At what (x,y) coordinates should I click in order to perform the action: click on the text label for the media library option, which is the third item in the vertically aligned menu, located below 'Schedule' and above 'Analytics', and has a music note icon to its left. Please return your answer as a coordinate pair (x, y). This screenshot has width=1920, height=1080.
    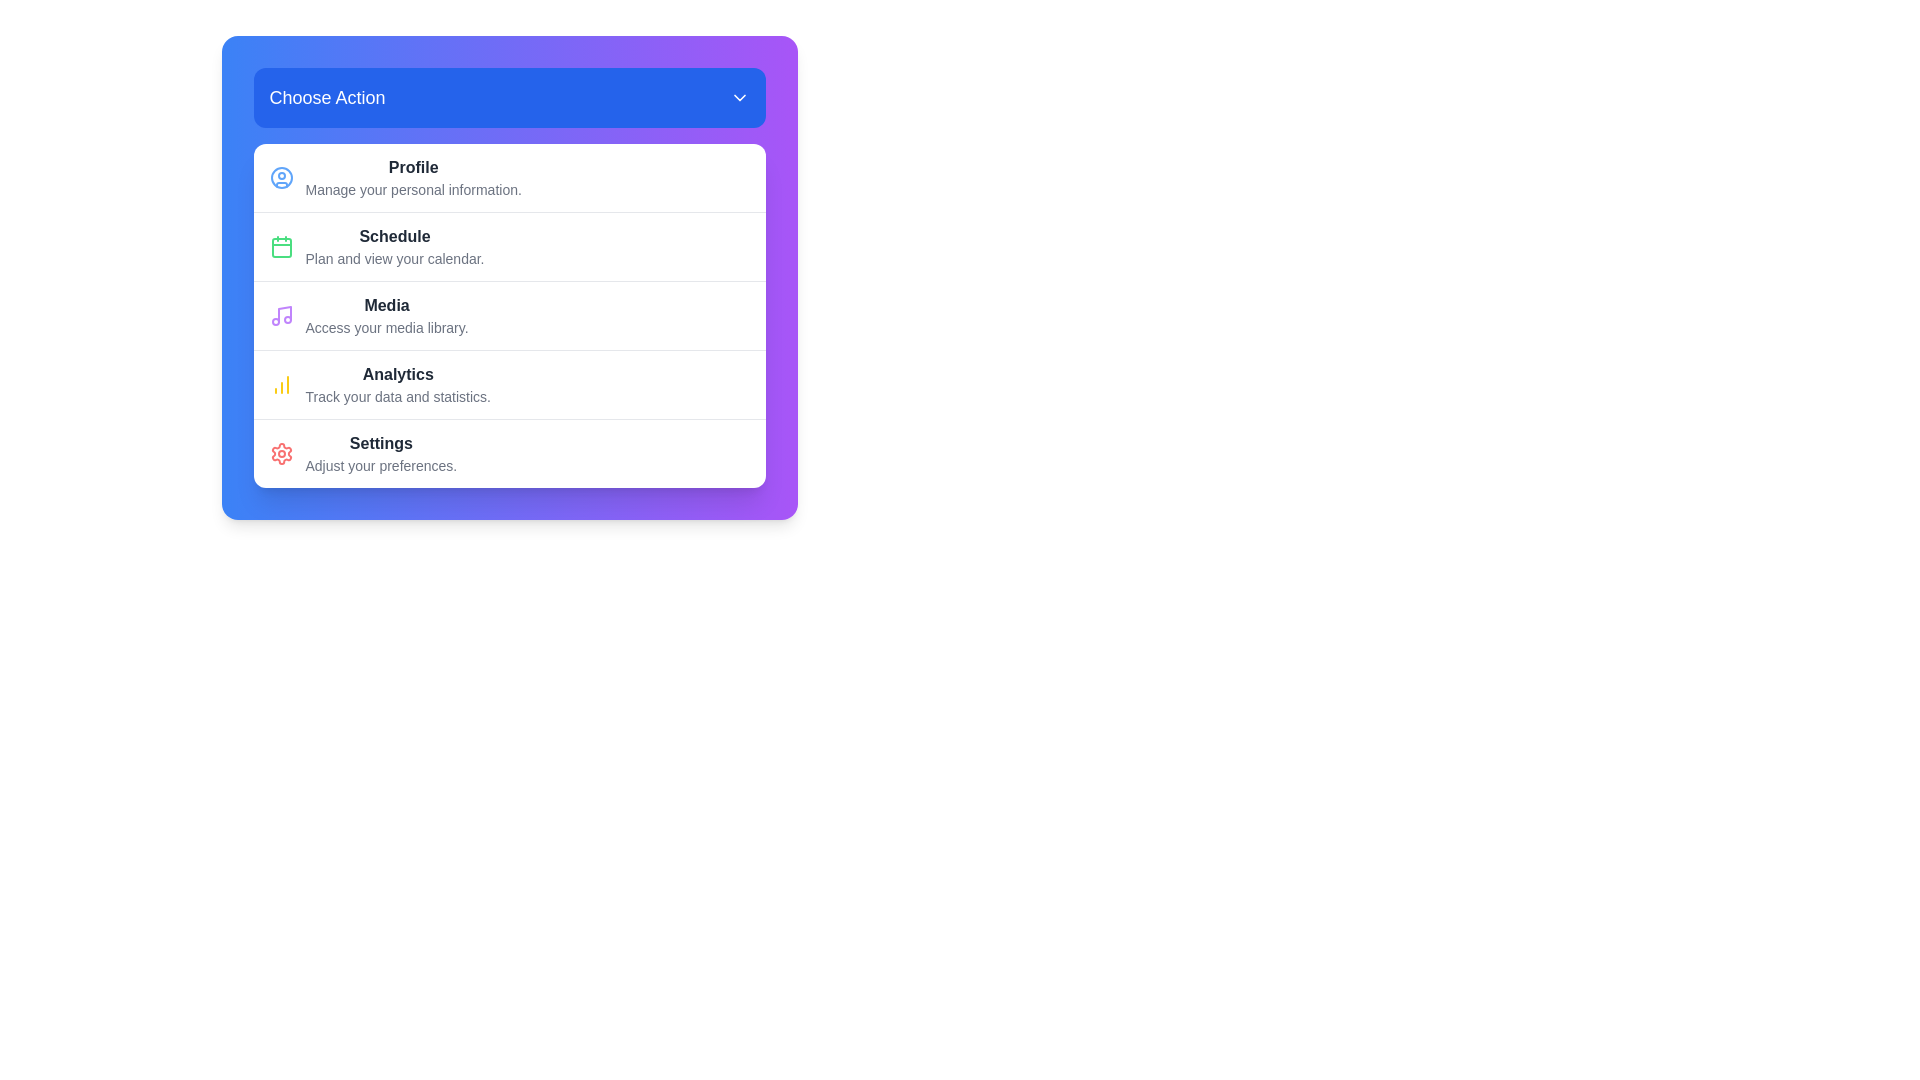
    Looking at the image, I should click on (387, 315).